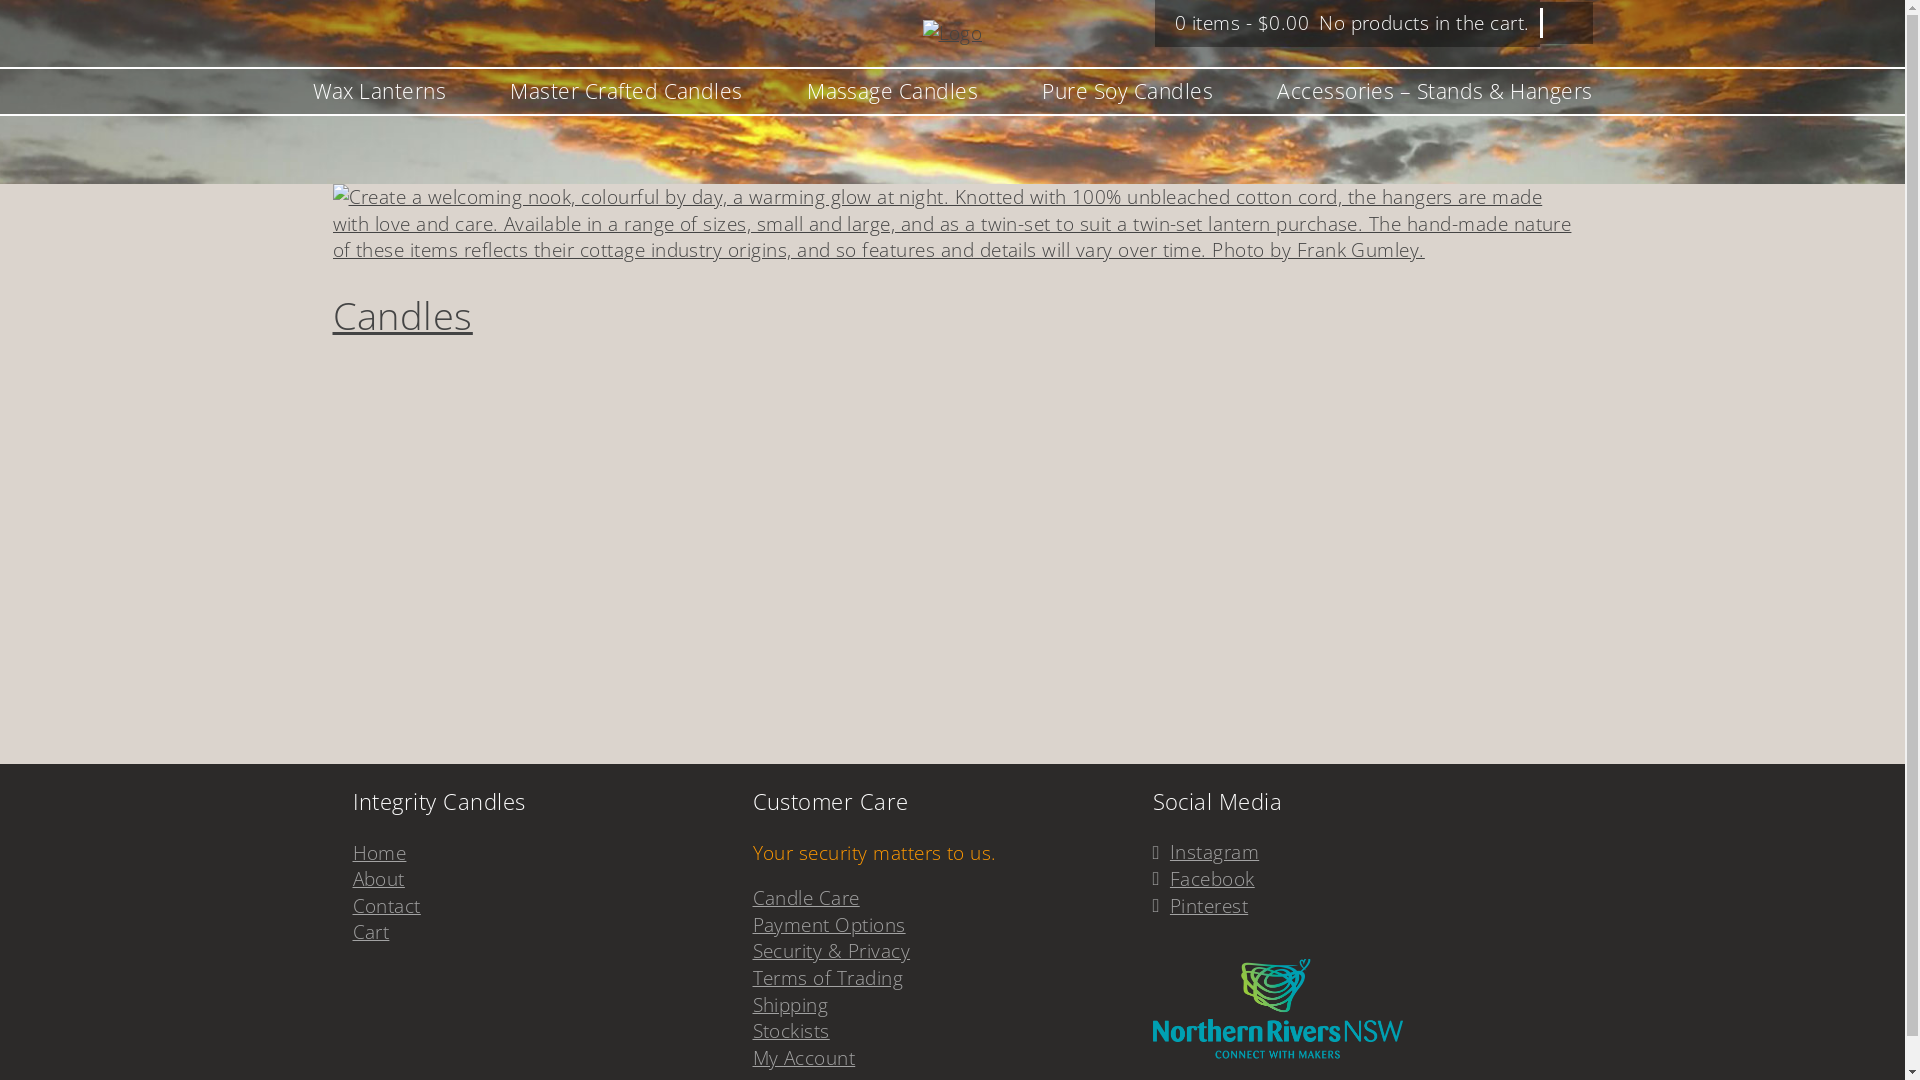  Describe the element at coordinates (378, 878) in the screenshot. I see `'About'` at that location.